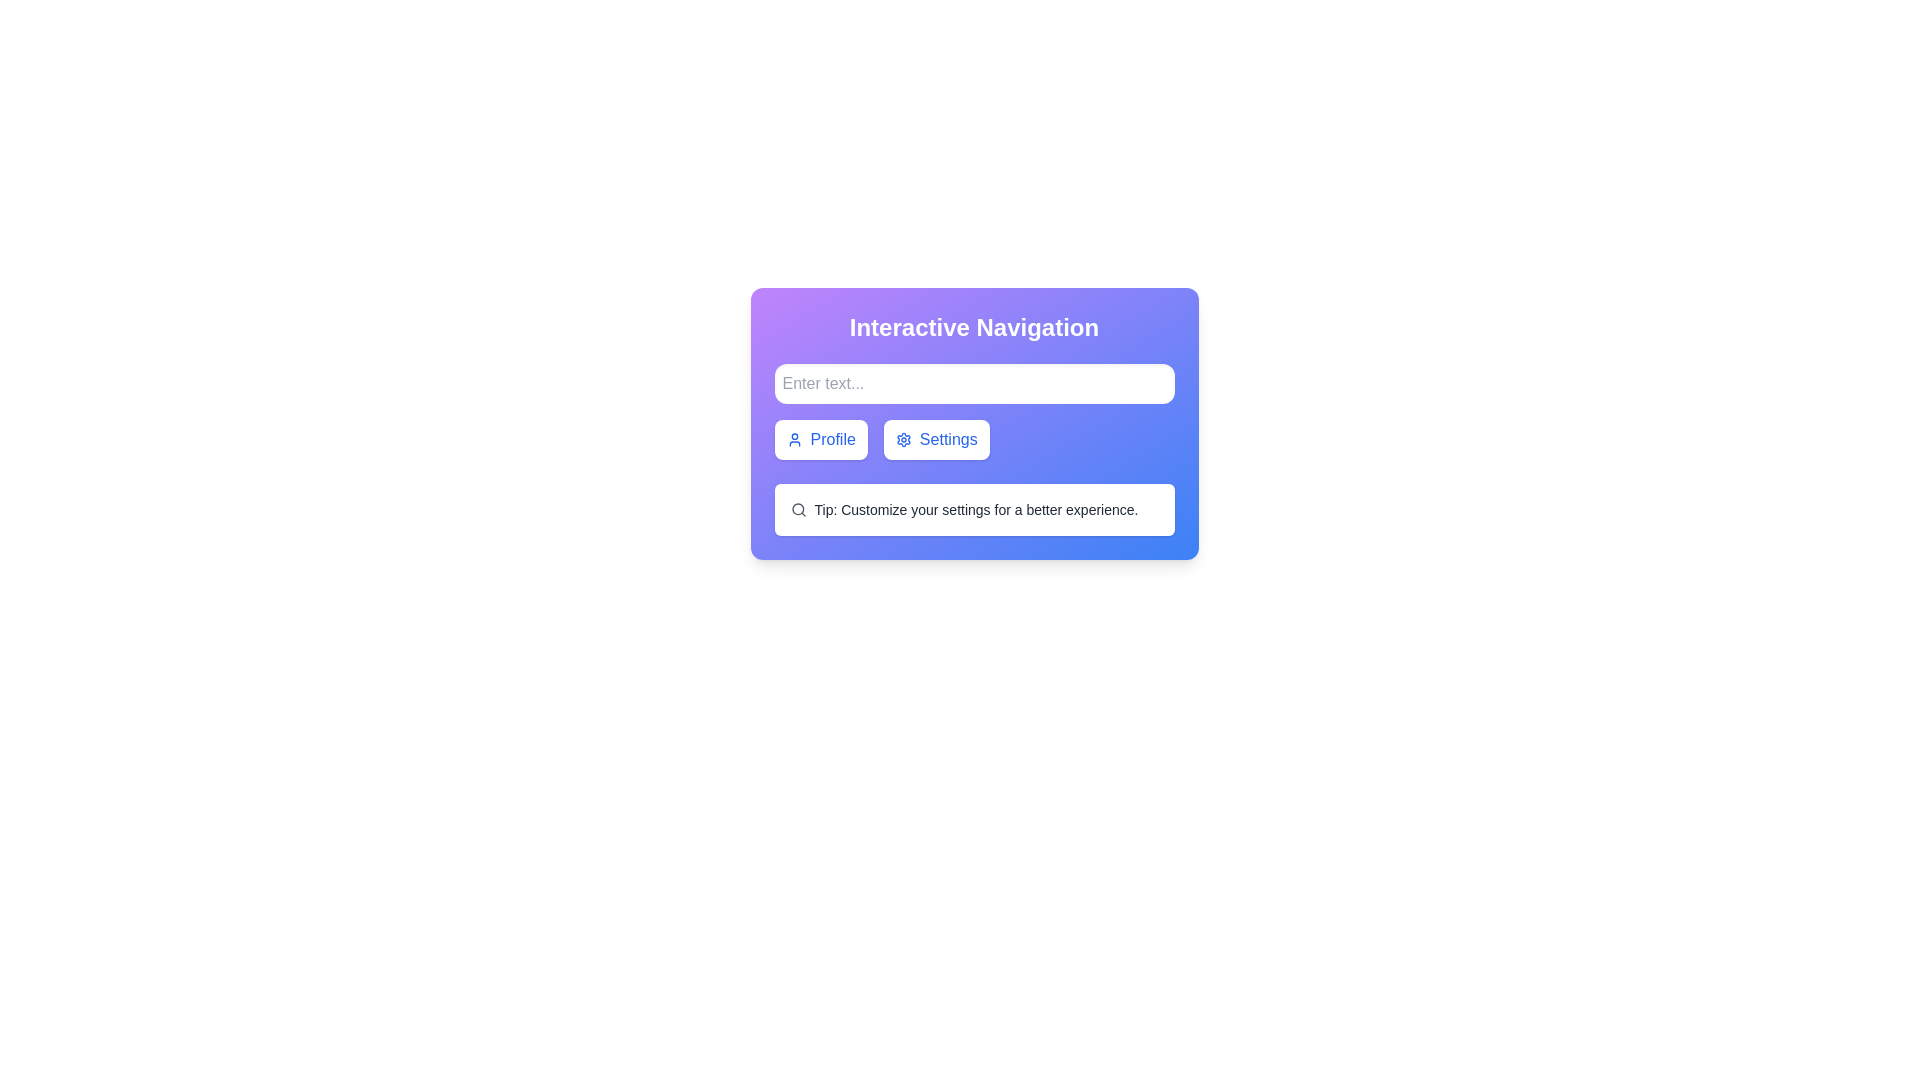 The image size is (1920, 1080). Describe the element at coordinates (821, 438) in the screenshot. I see `the 'Profile' button` at that location.